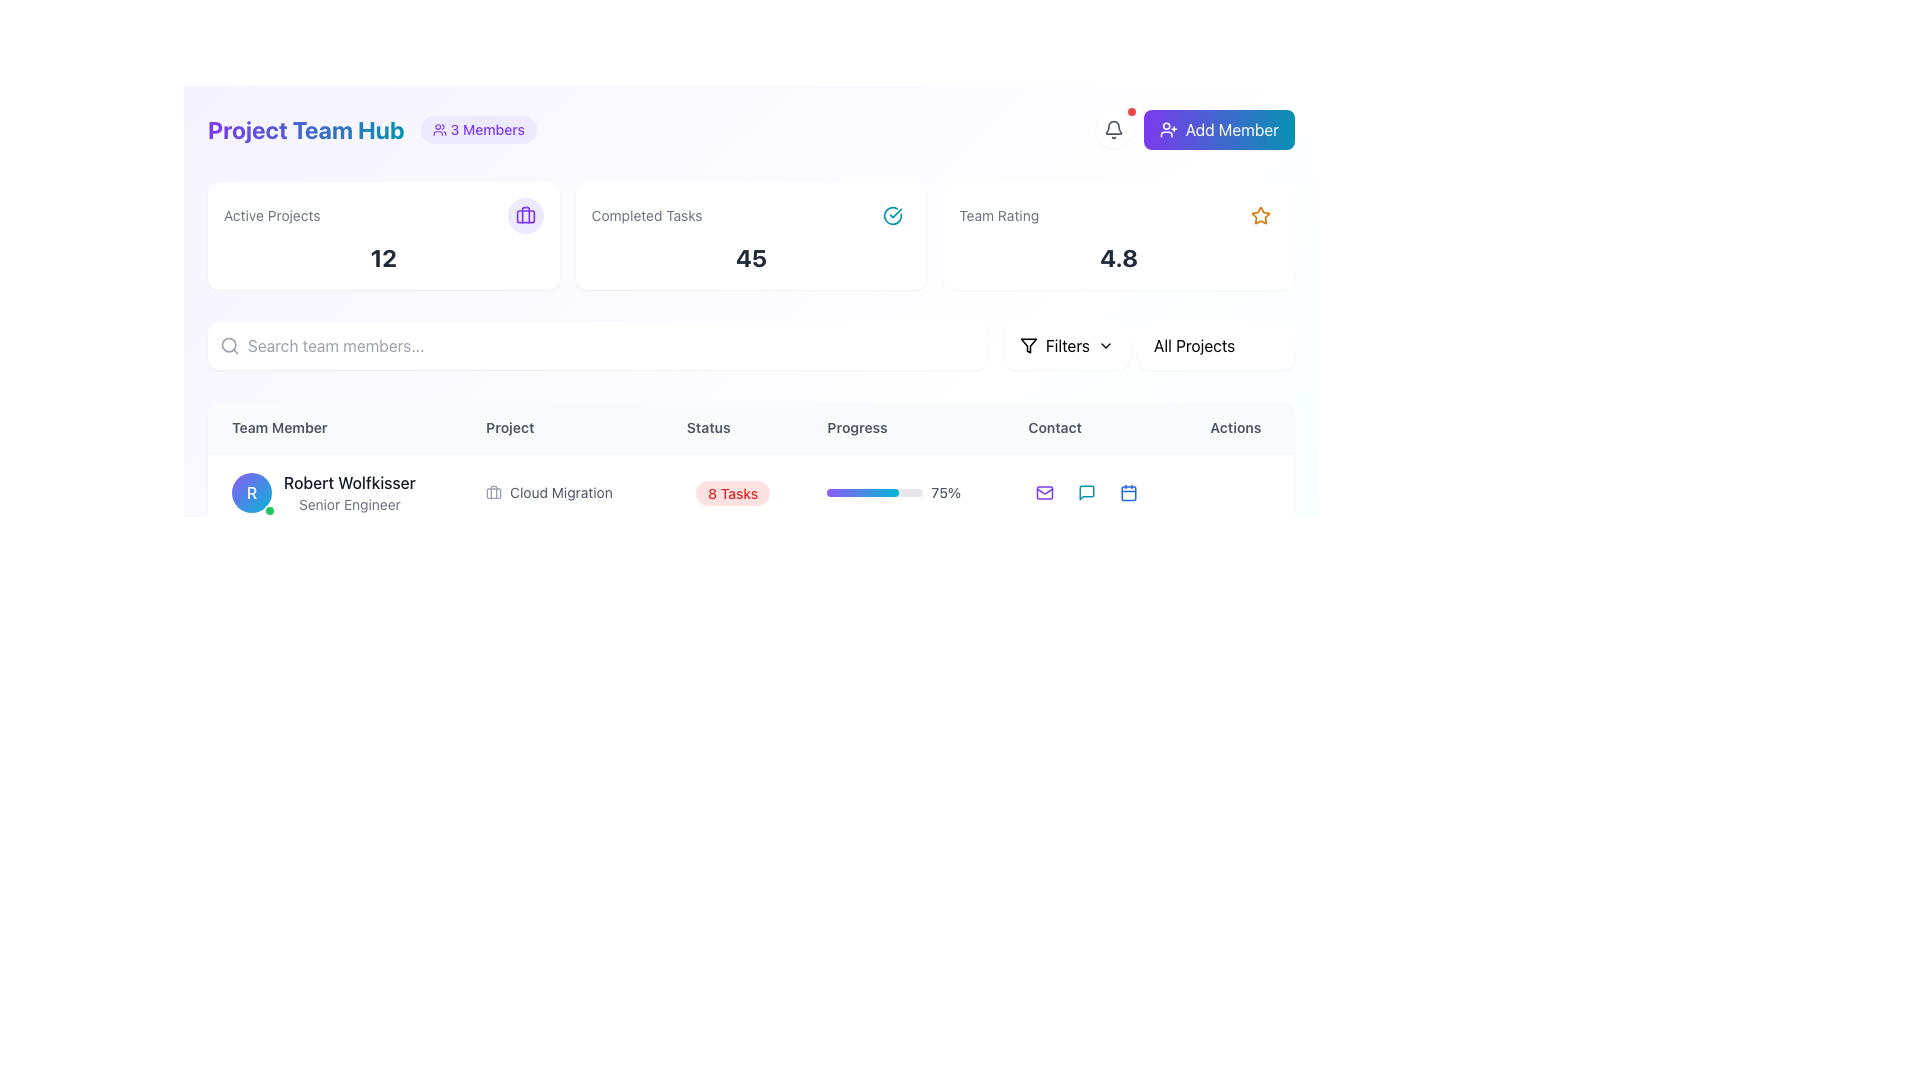 The image size is (1920, 1080). What do you see at coordinates (1118, 257) in the screenshot?
I see `displayed numeric value '4.8' from the Text label in the 'Team Rating' section, which is prominently styled and located centrally under the label 'Team Rating.'` at bounding box center [1118, 257].